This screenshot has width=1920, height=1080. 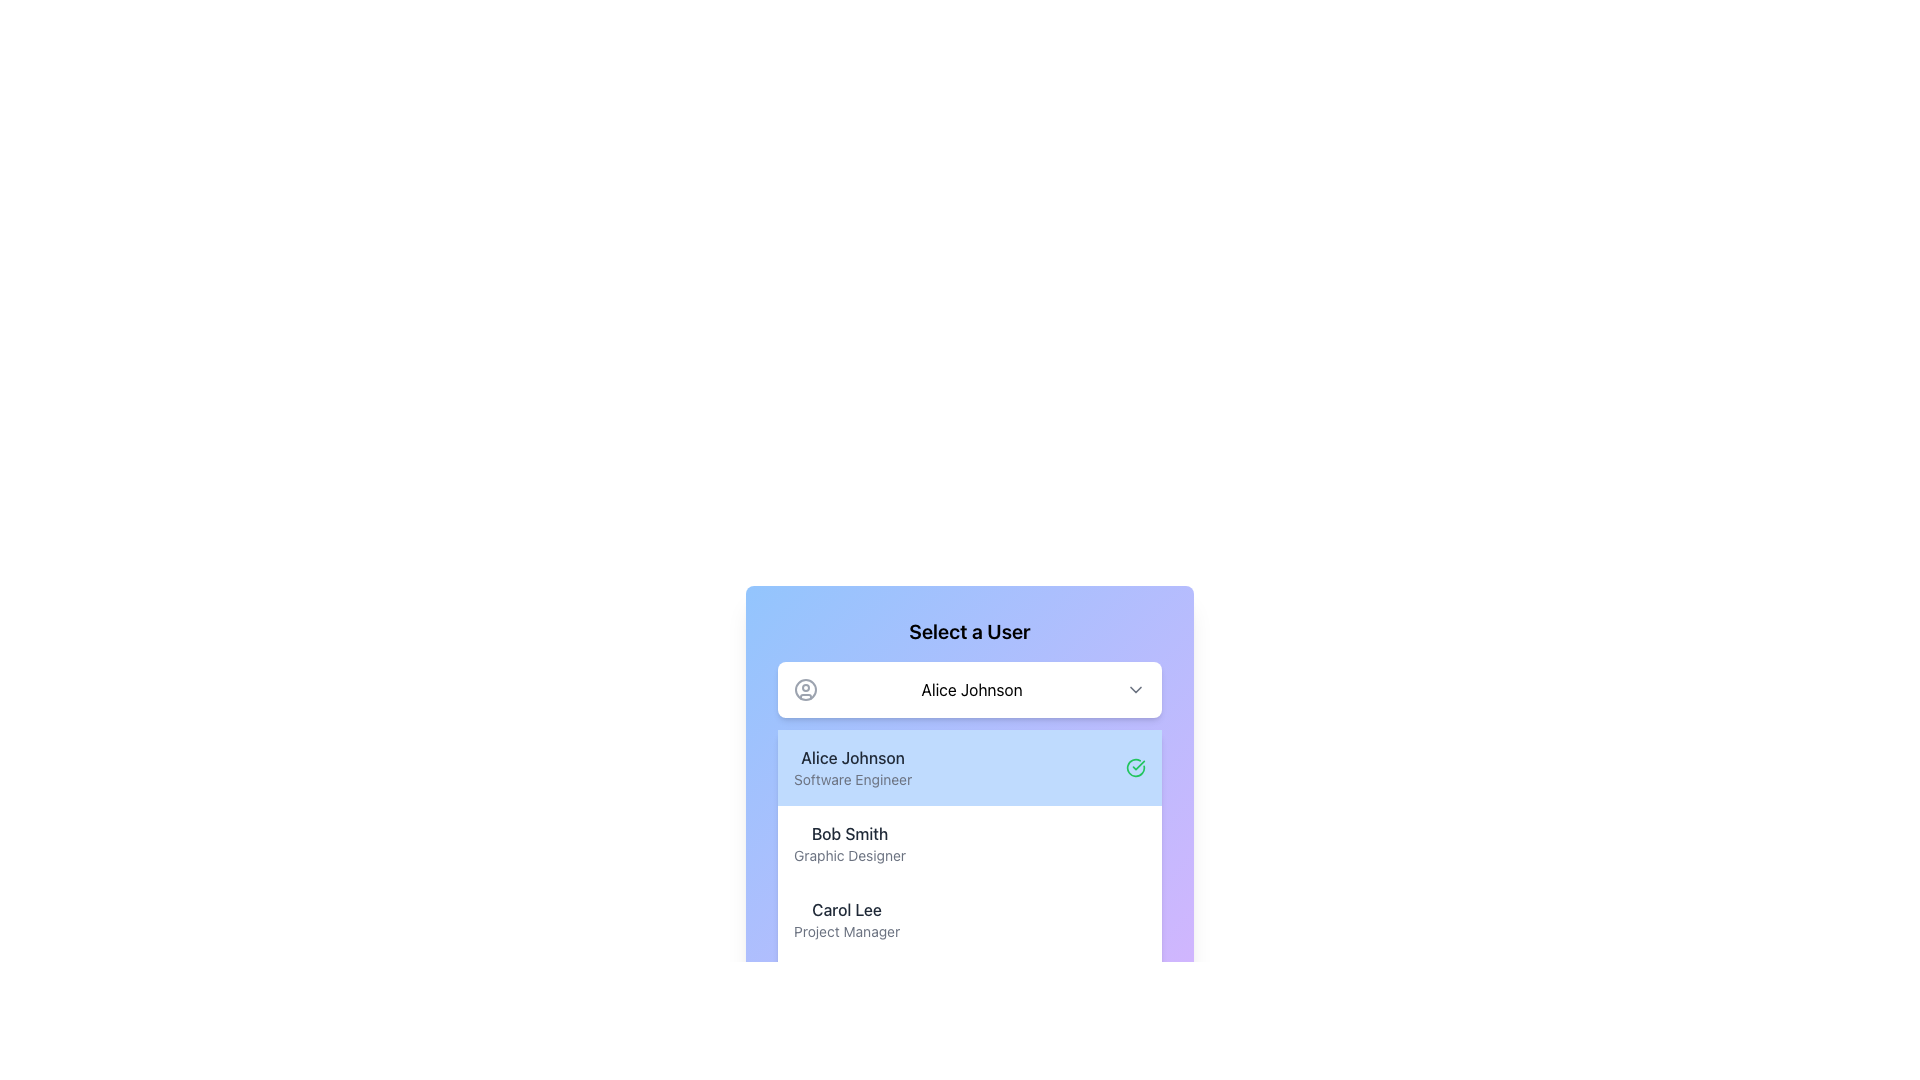 I want to click on the text label displaying 'Bob Smith', which is centrally aligned in the 'Select a User' interface and styled in medium font weight with dark gray color, so click(x=849, y=833).